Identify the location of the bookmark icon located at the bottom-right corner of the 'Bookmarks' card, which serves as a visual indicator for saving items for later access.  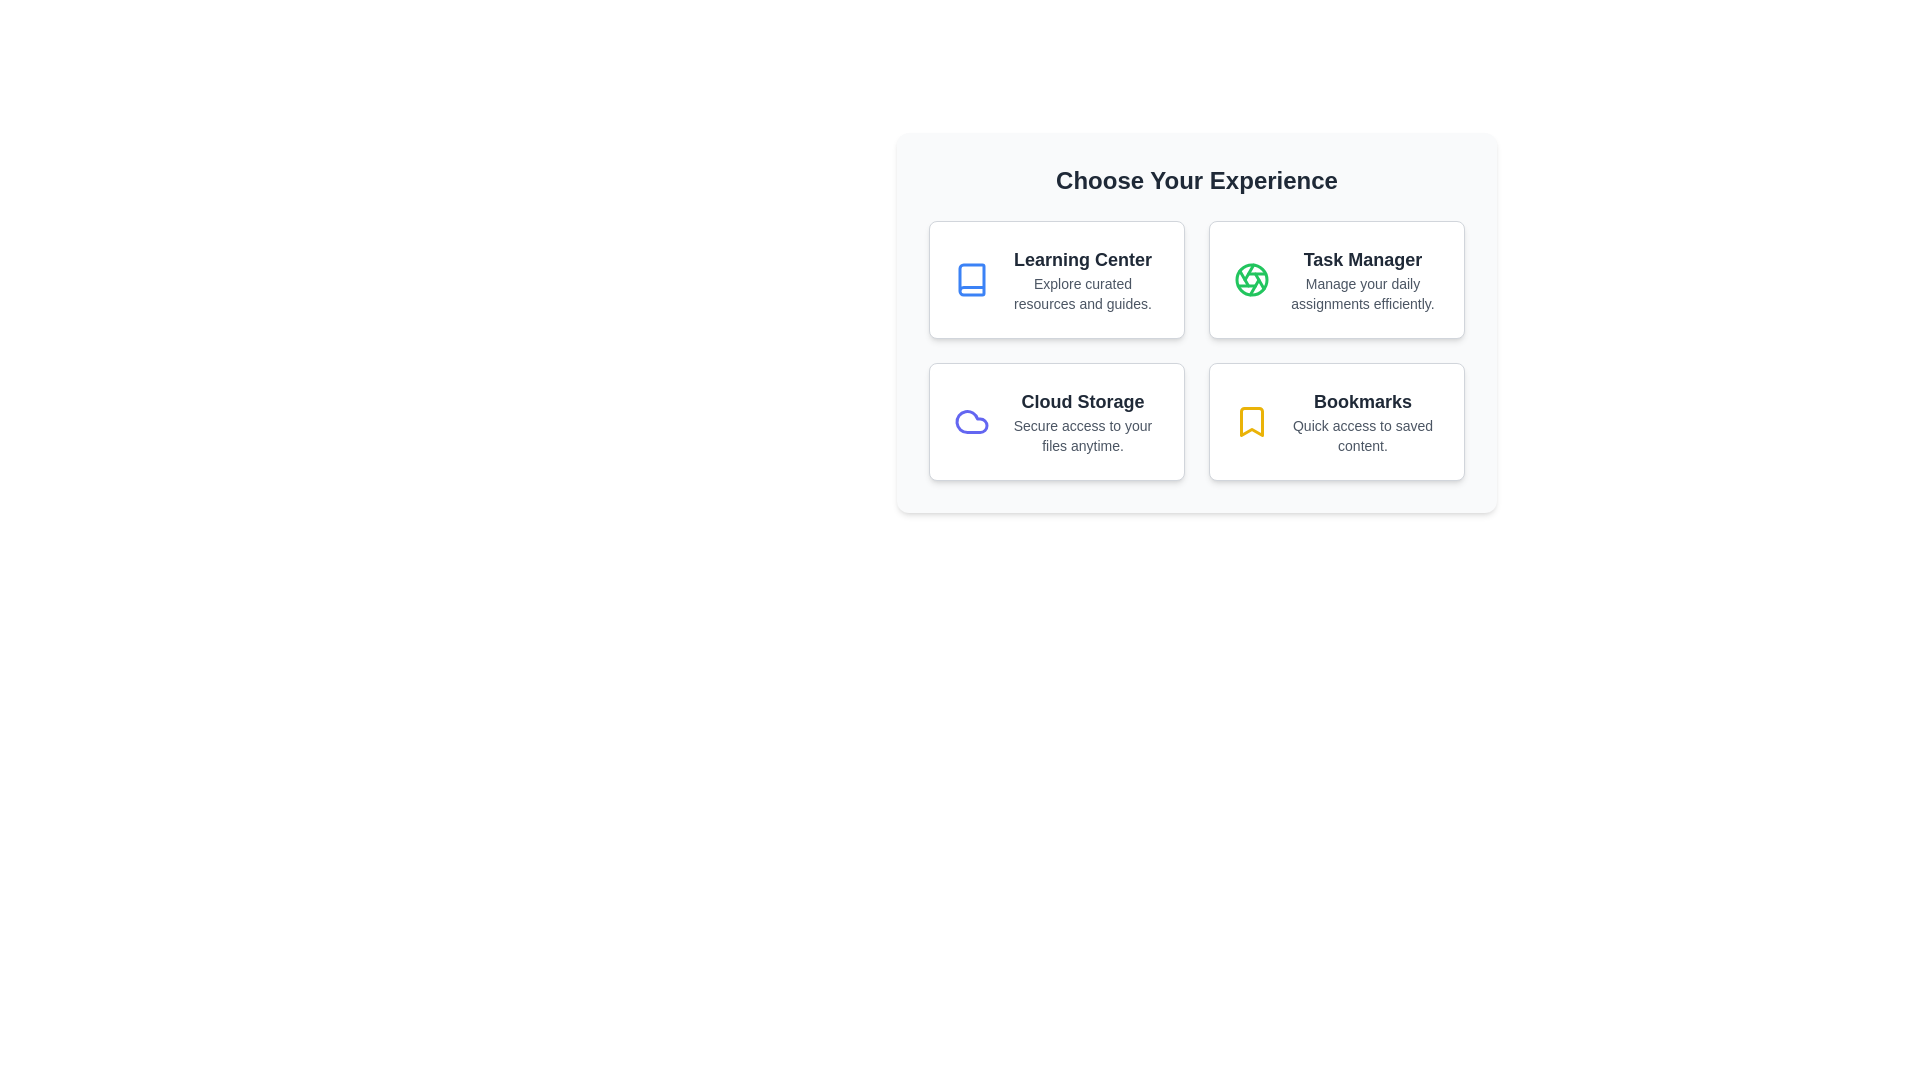
(1251, 420).